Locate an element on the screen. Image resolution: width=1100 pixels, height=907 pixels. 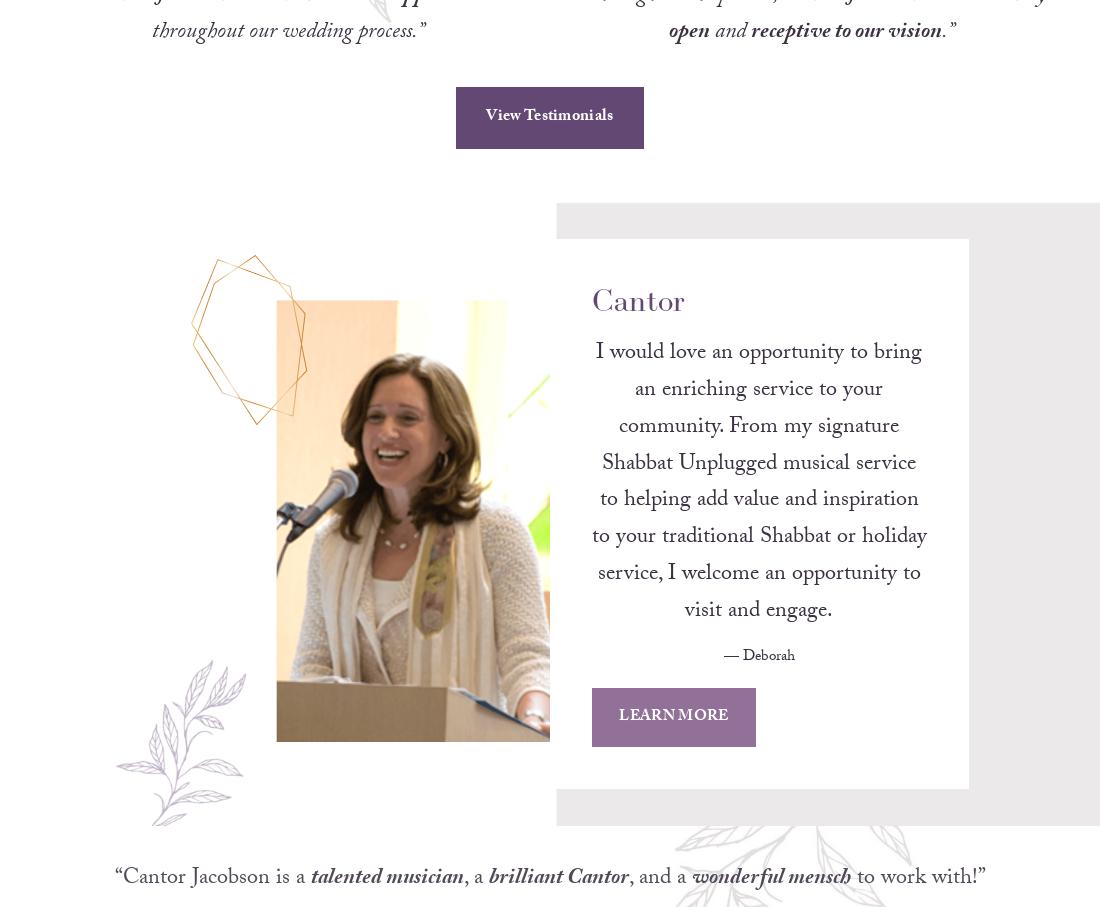
'— Deborah' is located at coordinates (691, 682).